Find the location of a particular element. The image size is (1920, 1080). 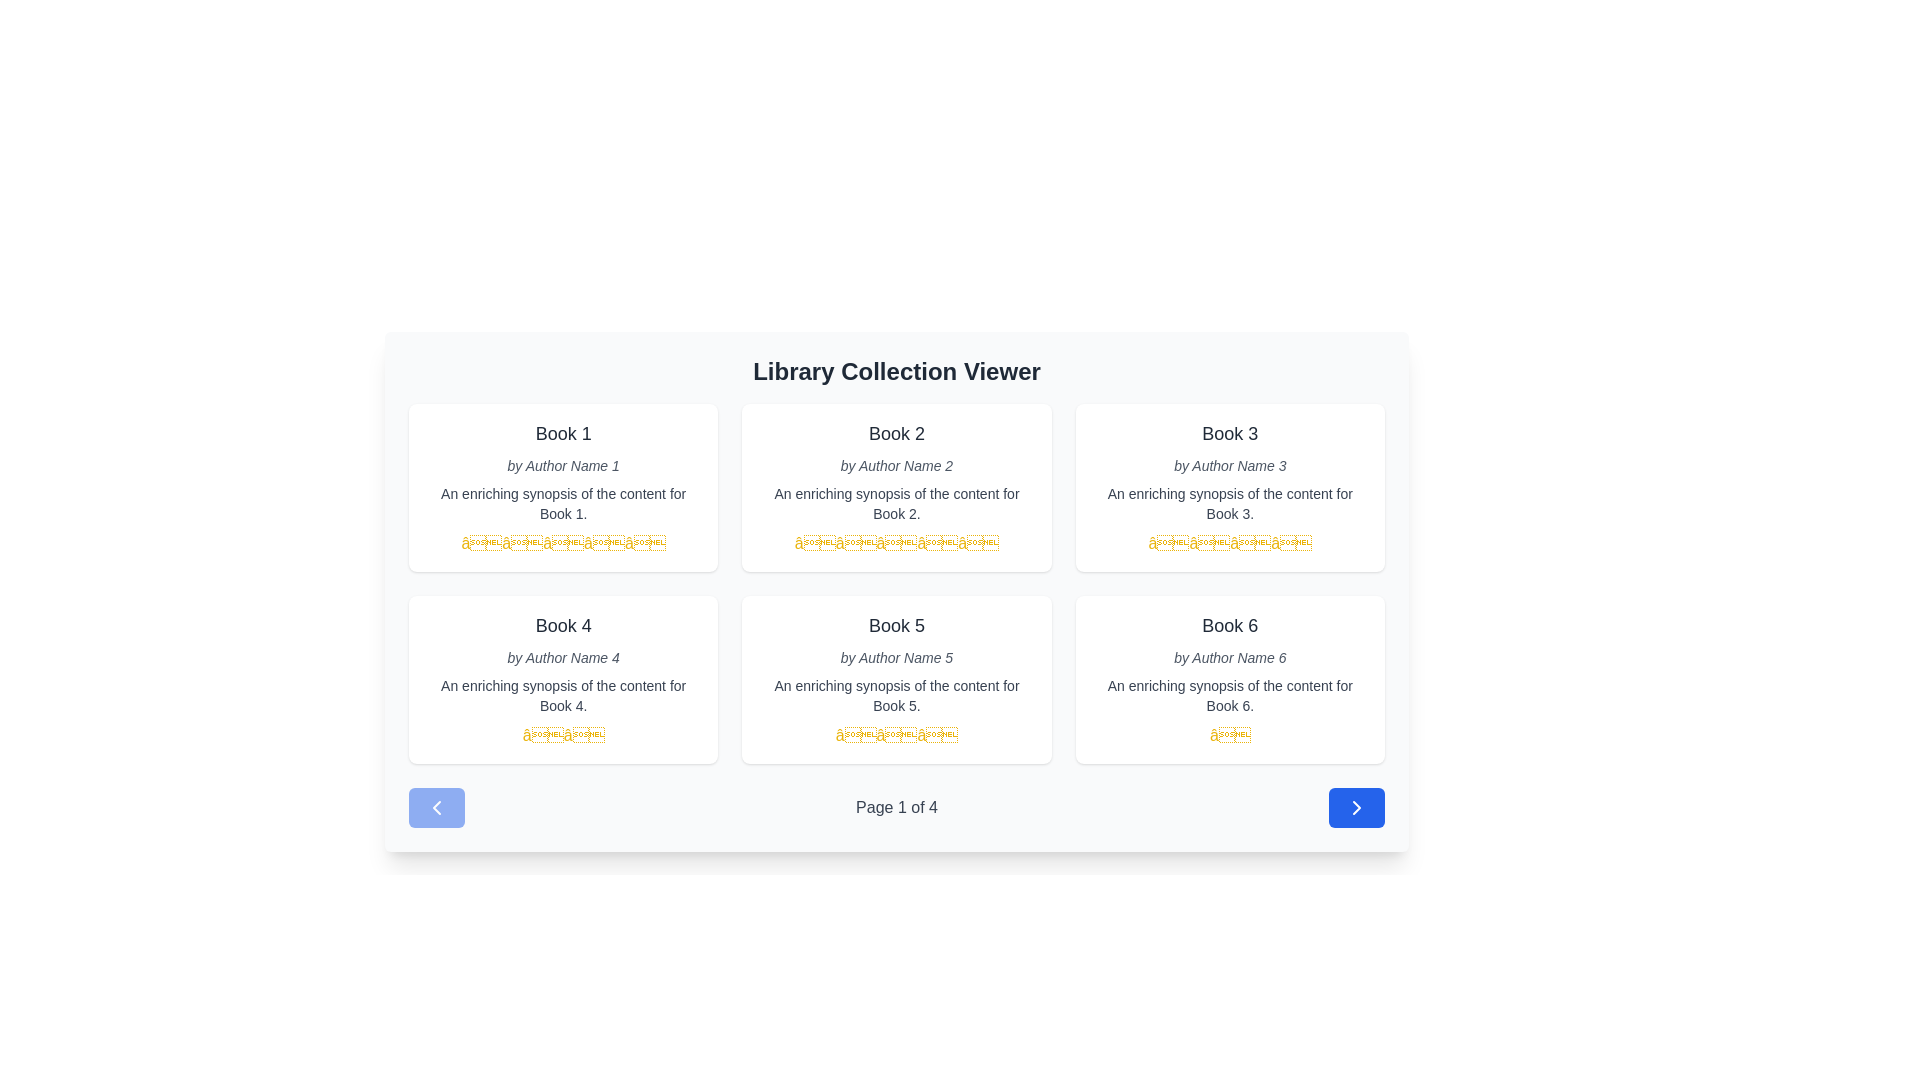

the non-interactive text label providing additional information about 'Book 6', located below the title and author information and above the star rating is located at coordinates (1229, 694).